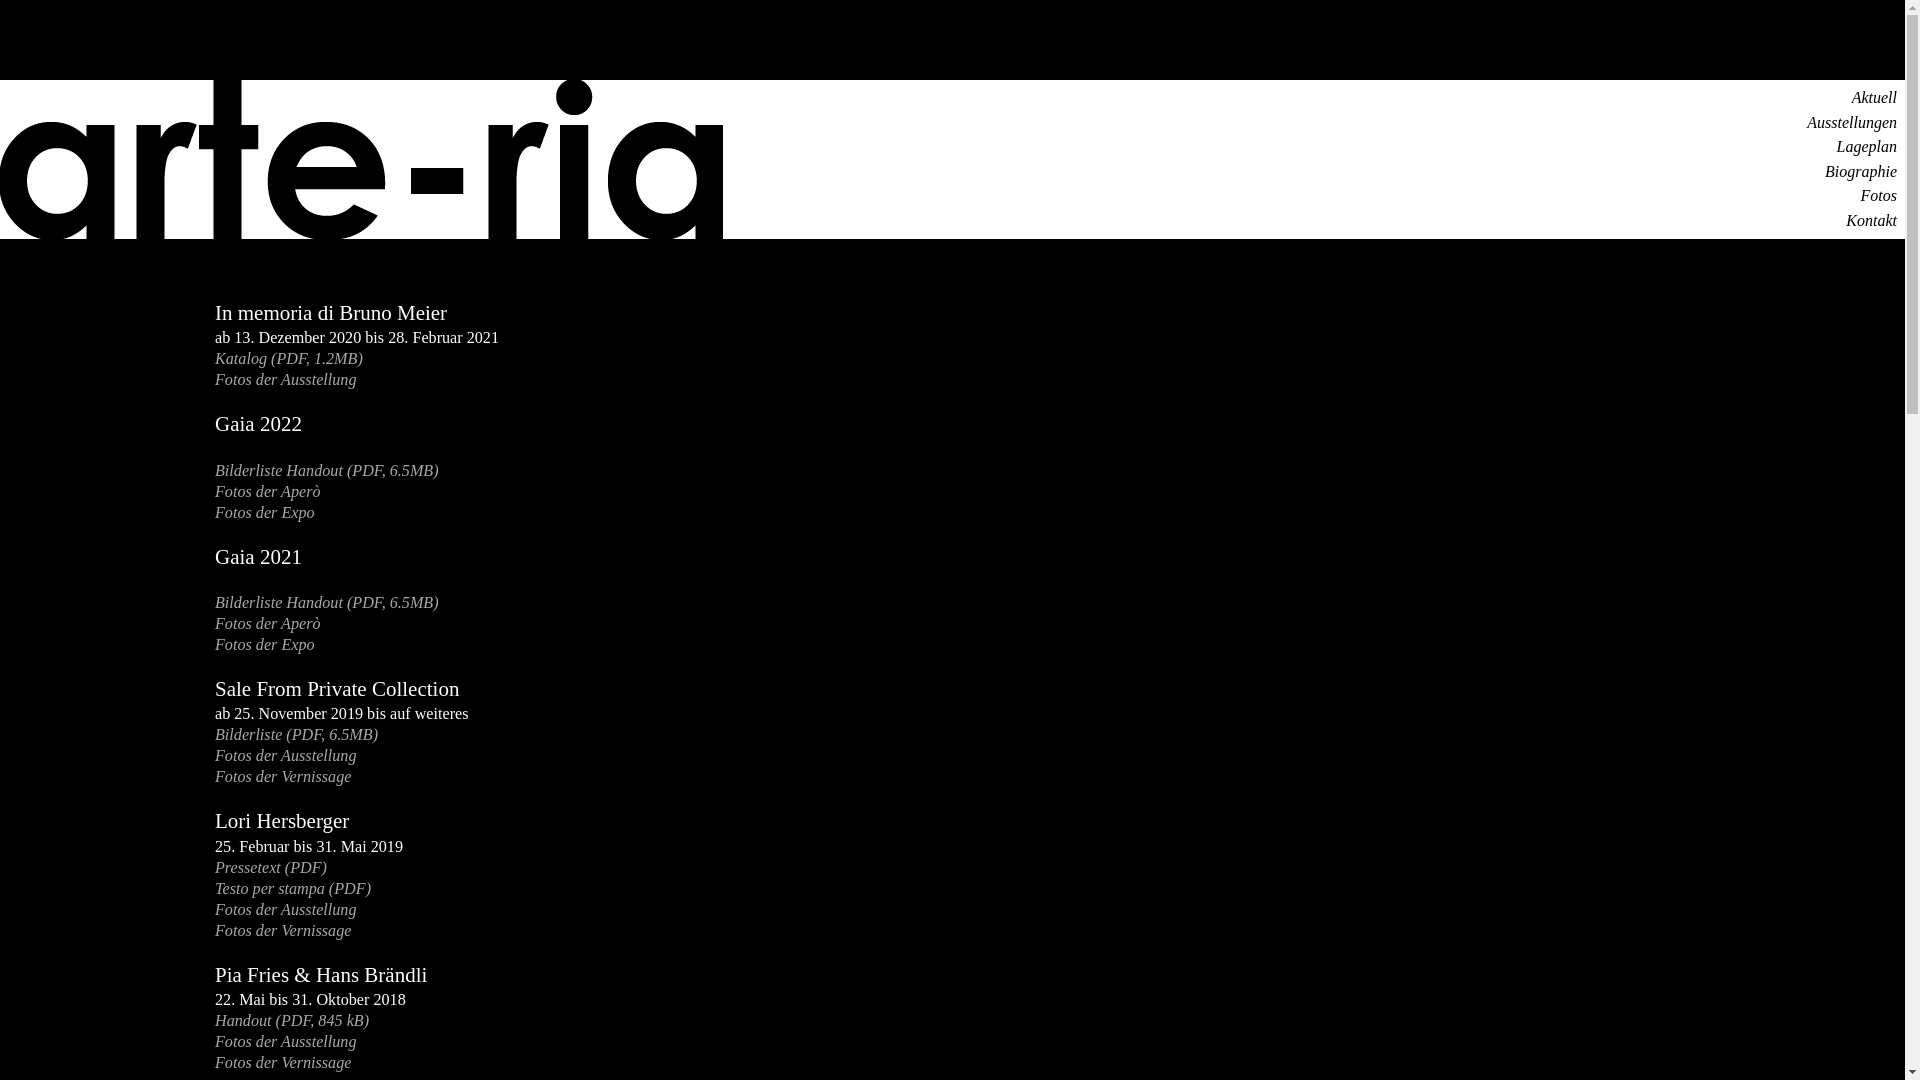 This screenshot has width=1920, height=1080. What do you see at coordinates (291, 1020) in the screenshot?
I see `'Handout (PDF, 845 kB)'` at bounding box center [291, 1020].